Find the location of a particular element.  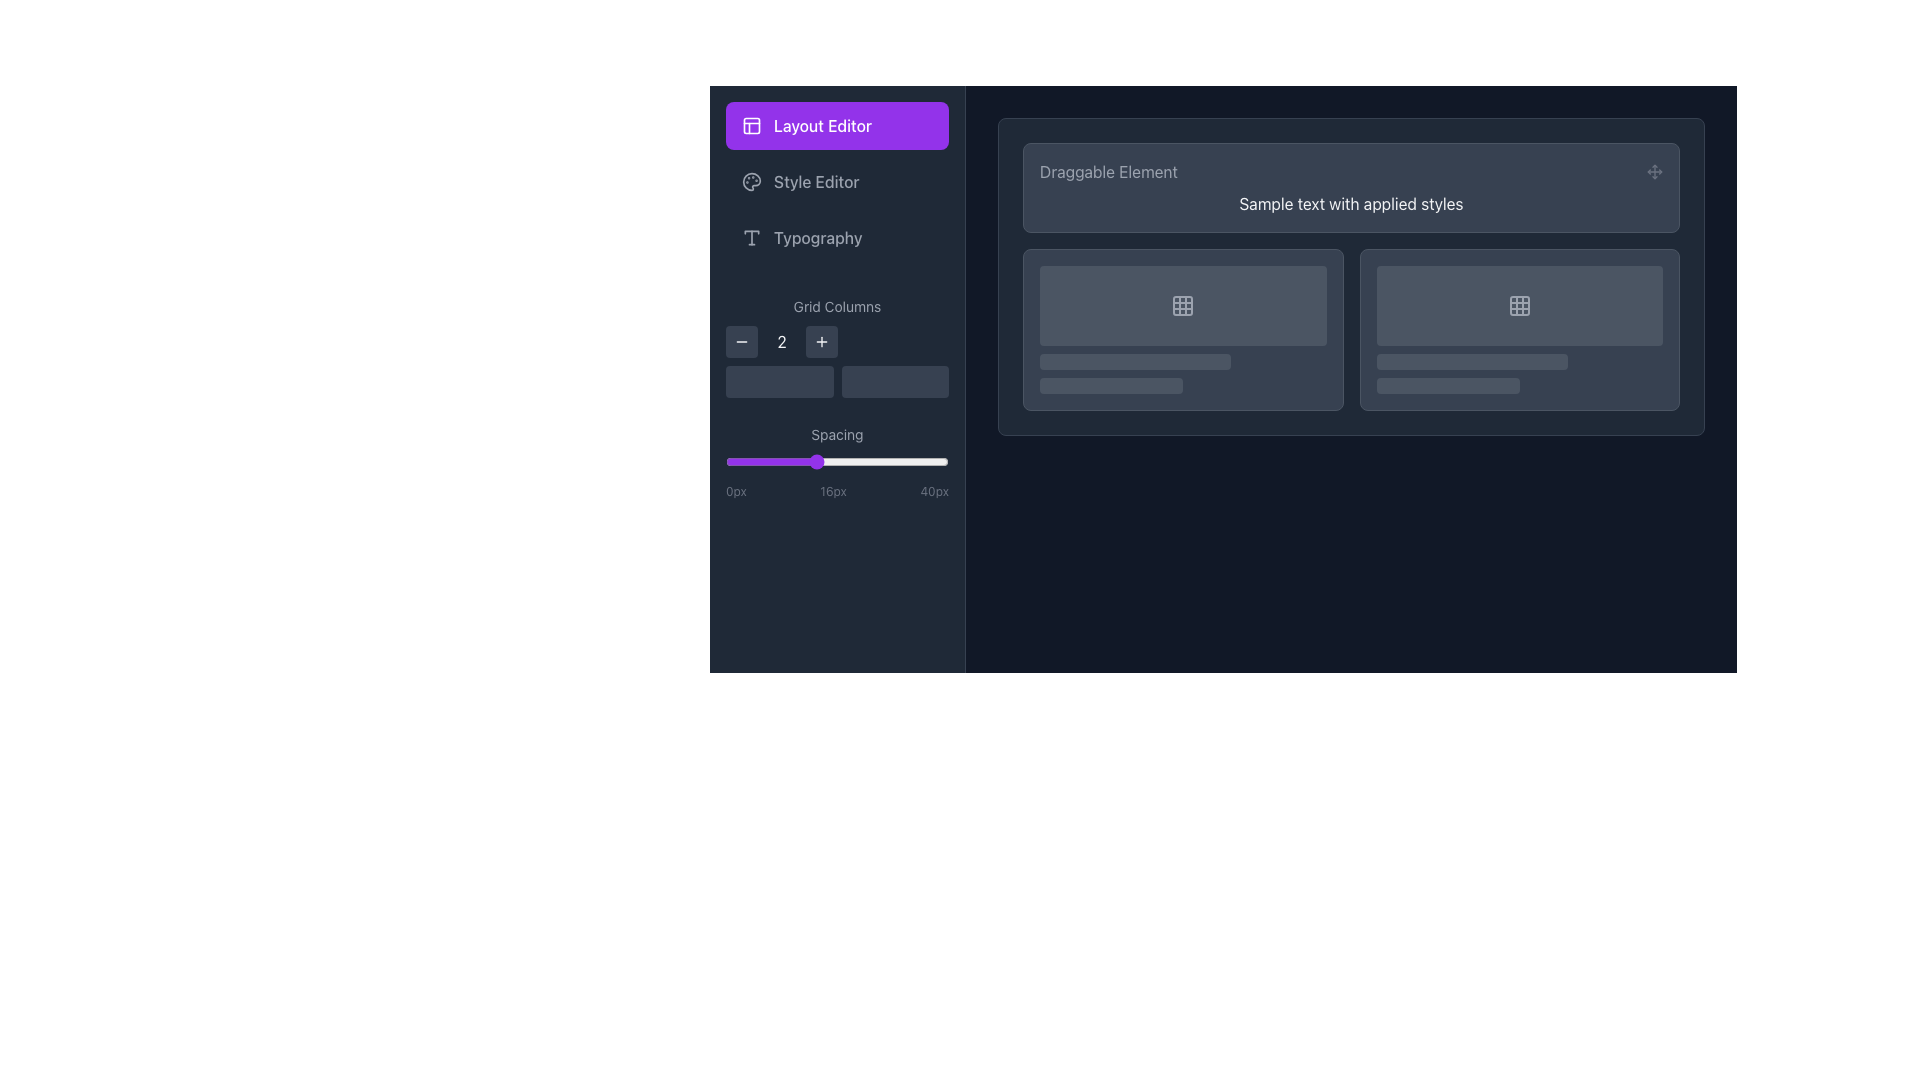

the label located centrally on the left sidebar, which directs the user to typography styles or settings, positioned to the right of a compact icon is located at coordinates (818, 237).